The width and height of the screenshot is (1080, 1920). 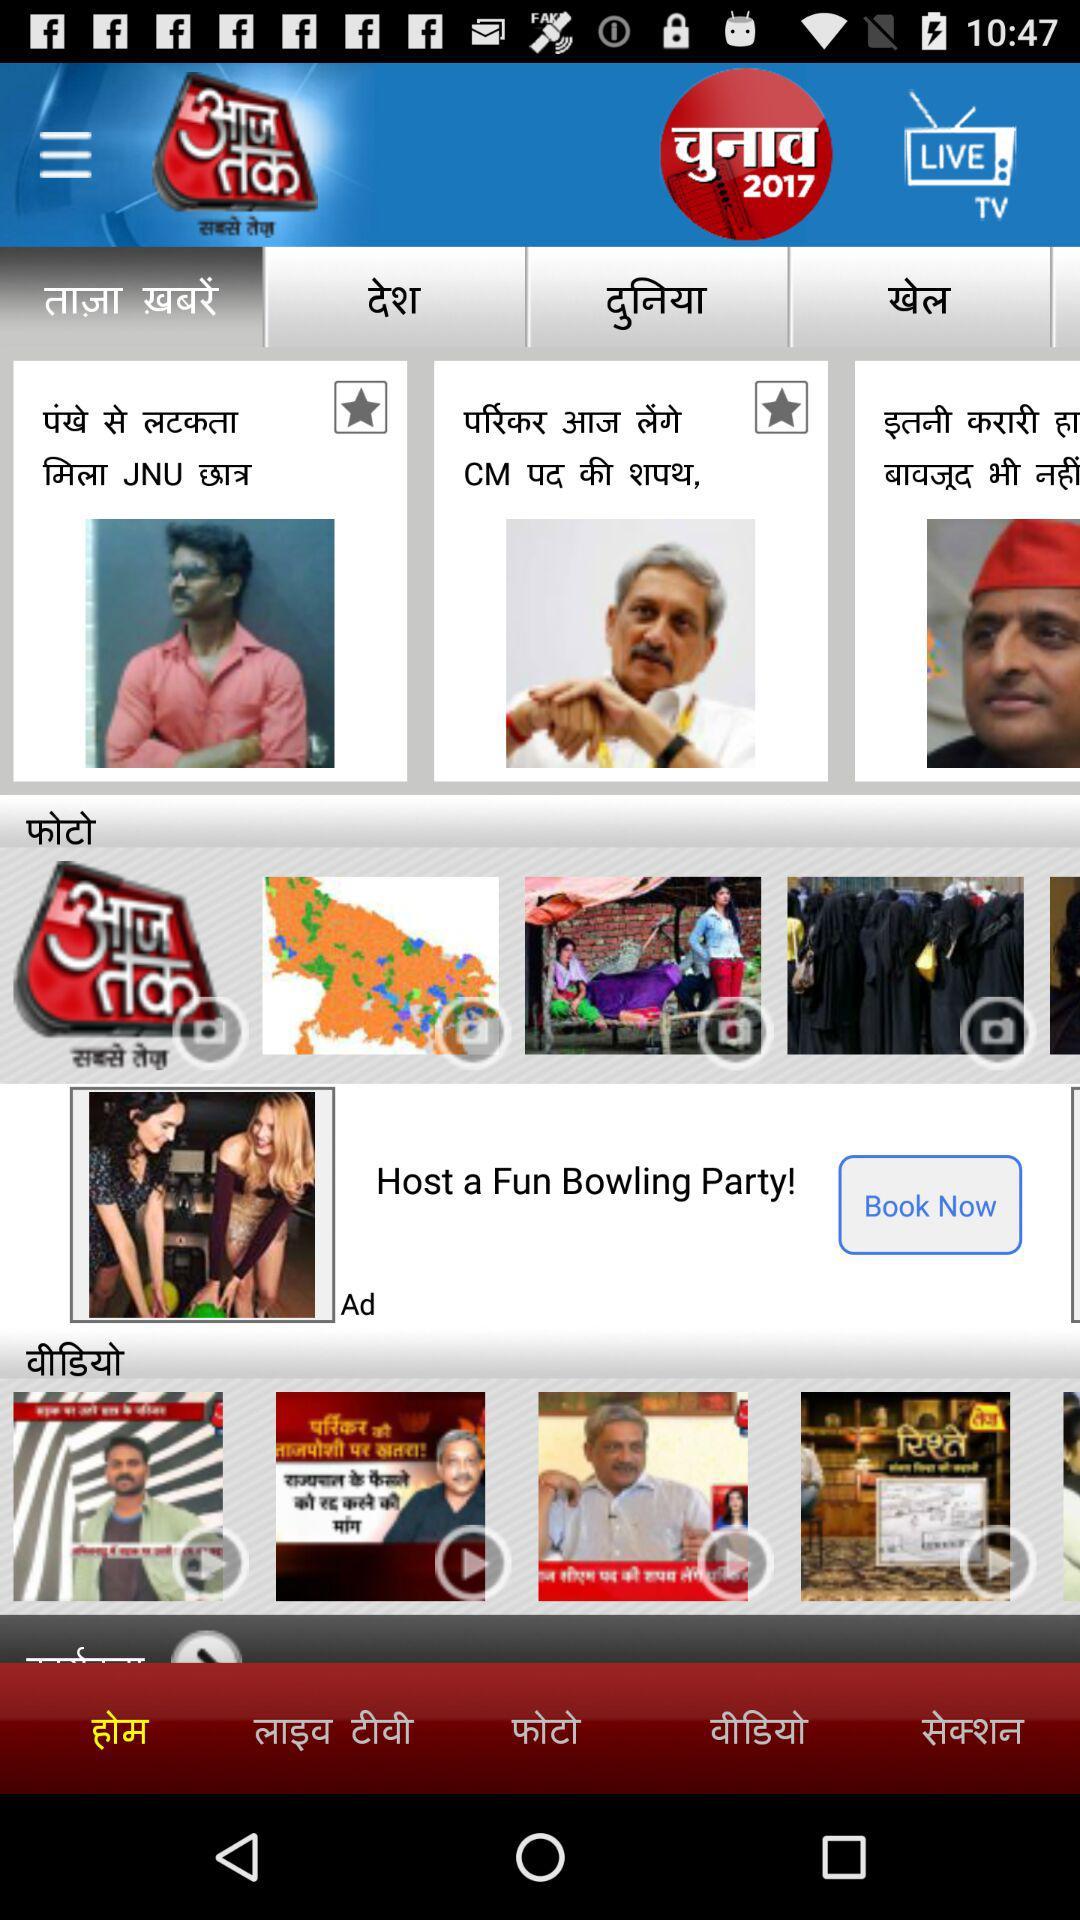 I want to click on host a fun, so click(x=606, y=1179).